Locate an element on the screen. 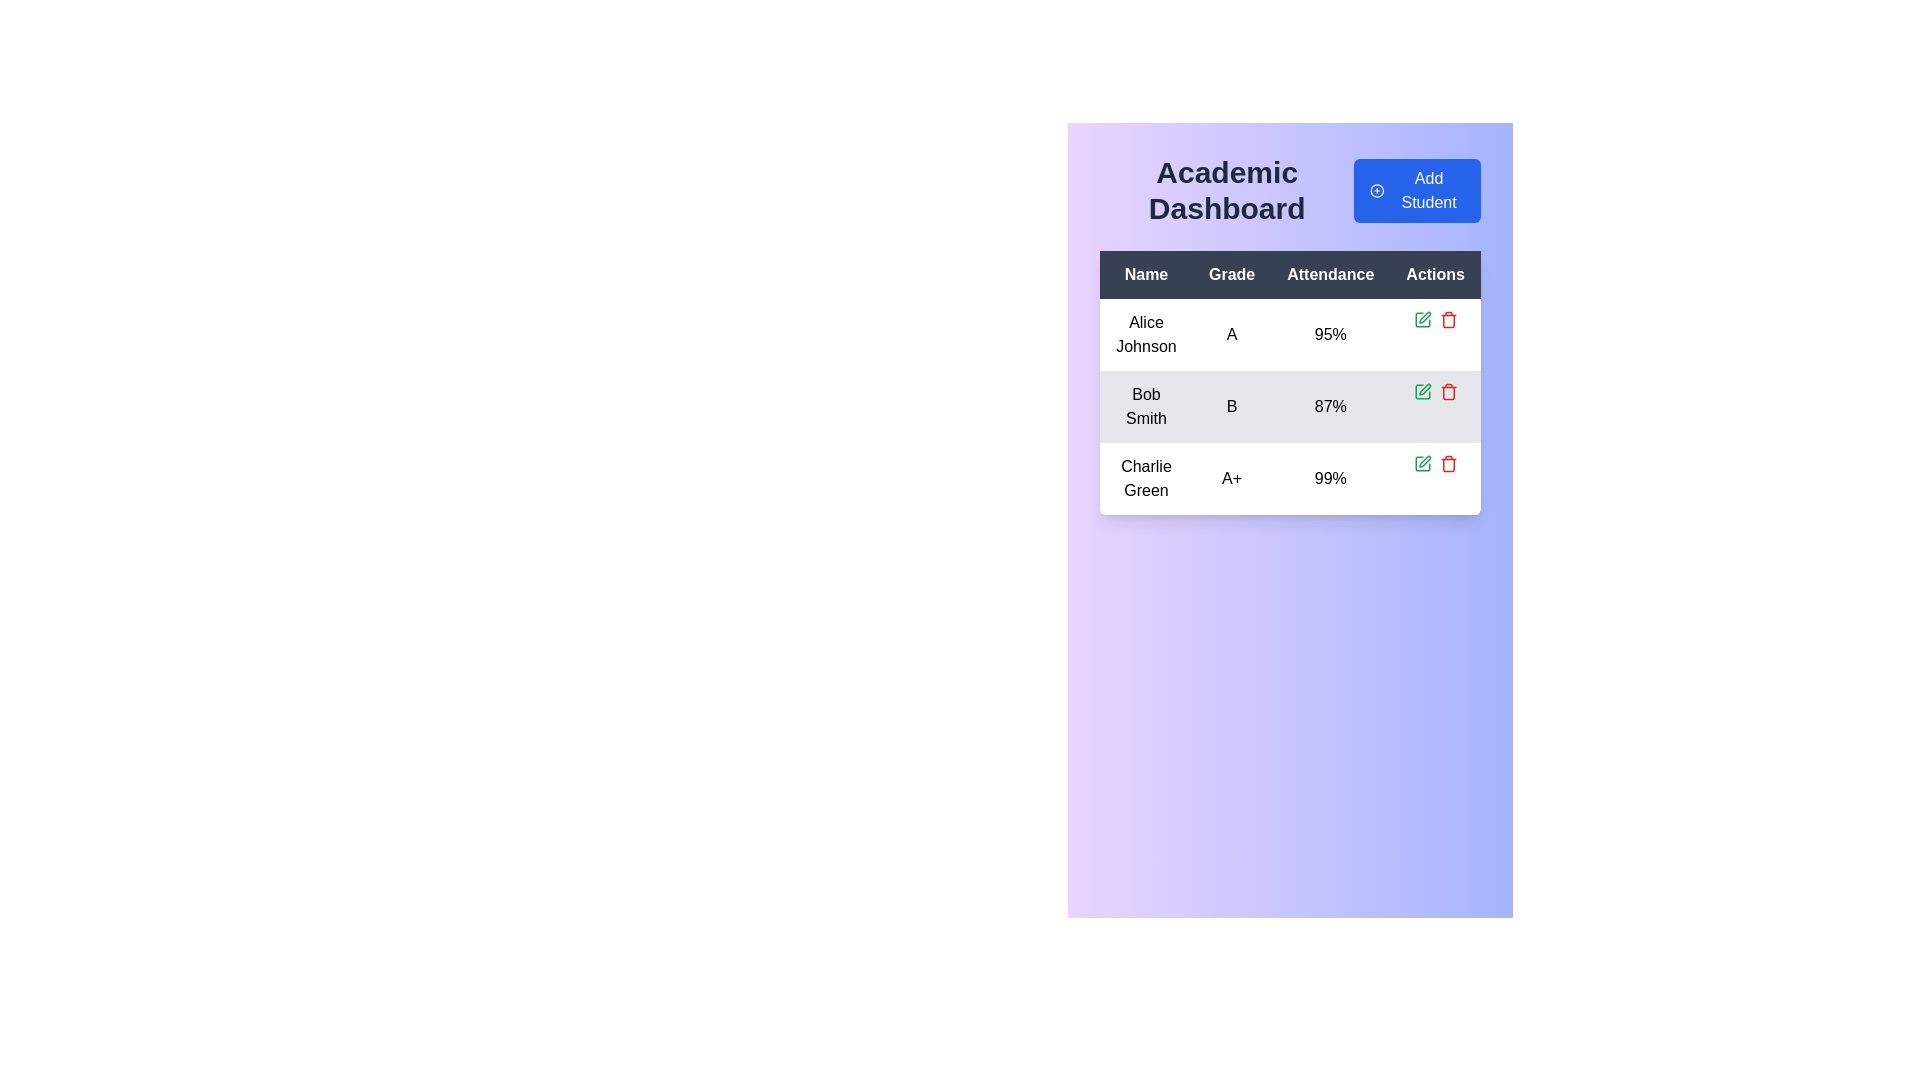 The height and width of the screenshot is (1080, 1920). the delete button located at the end of the second row in the 'Actions' column of the table, which corresponds to the entry for 'Bob Smith' is located at coordinates (1448, 392).